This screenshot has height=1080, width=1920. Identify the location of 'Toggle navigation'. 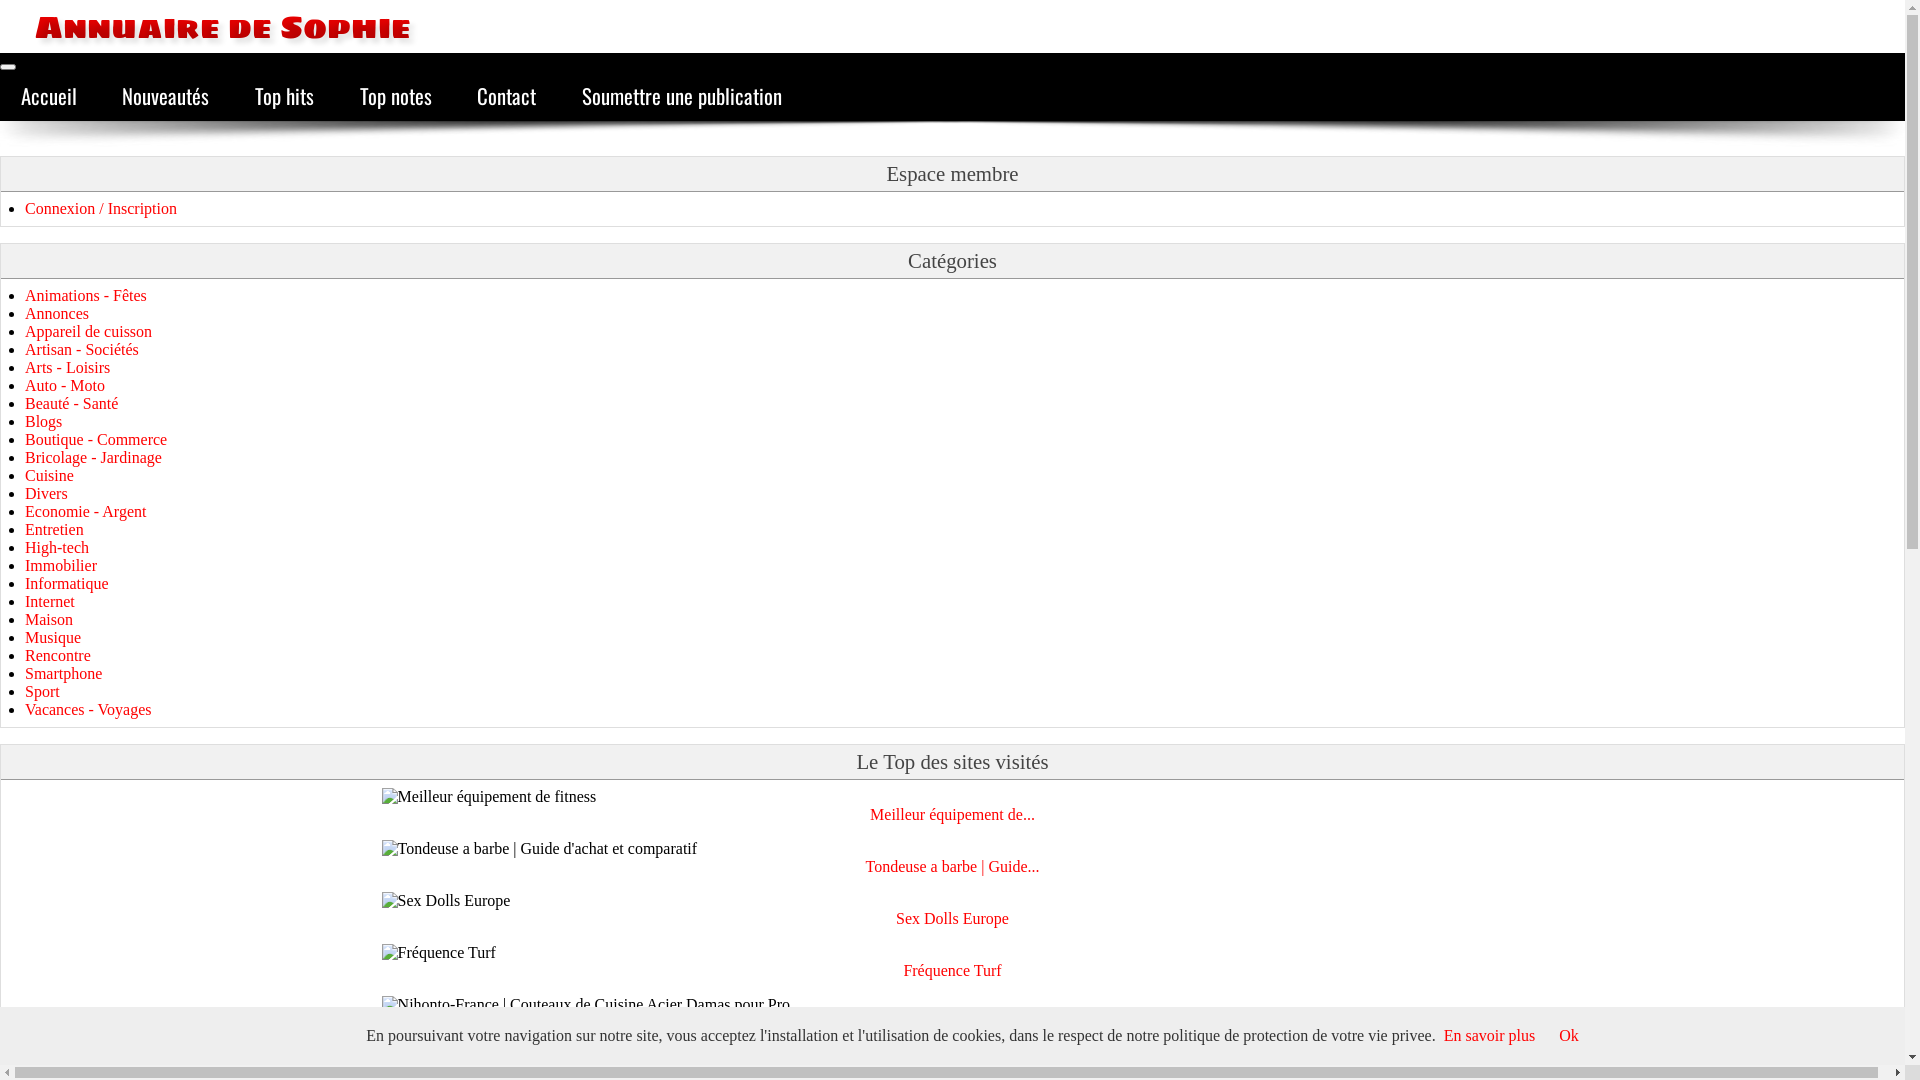
(8, 65).